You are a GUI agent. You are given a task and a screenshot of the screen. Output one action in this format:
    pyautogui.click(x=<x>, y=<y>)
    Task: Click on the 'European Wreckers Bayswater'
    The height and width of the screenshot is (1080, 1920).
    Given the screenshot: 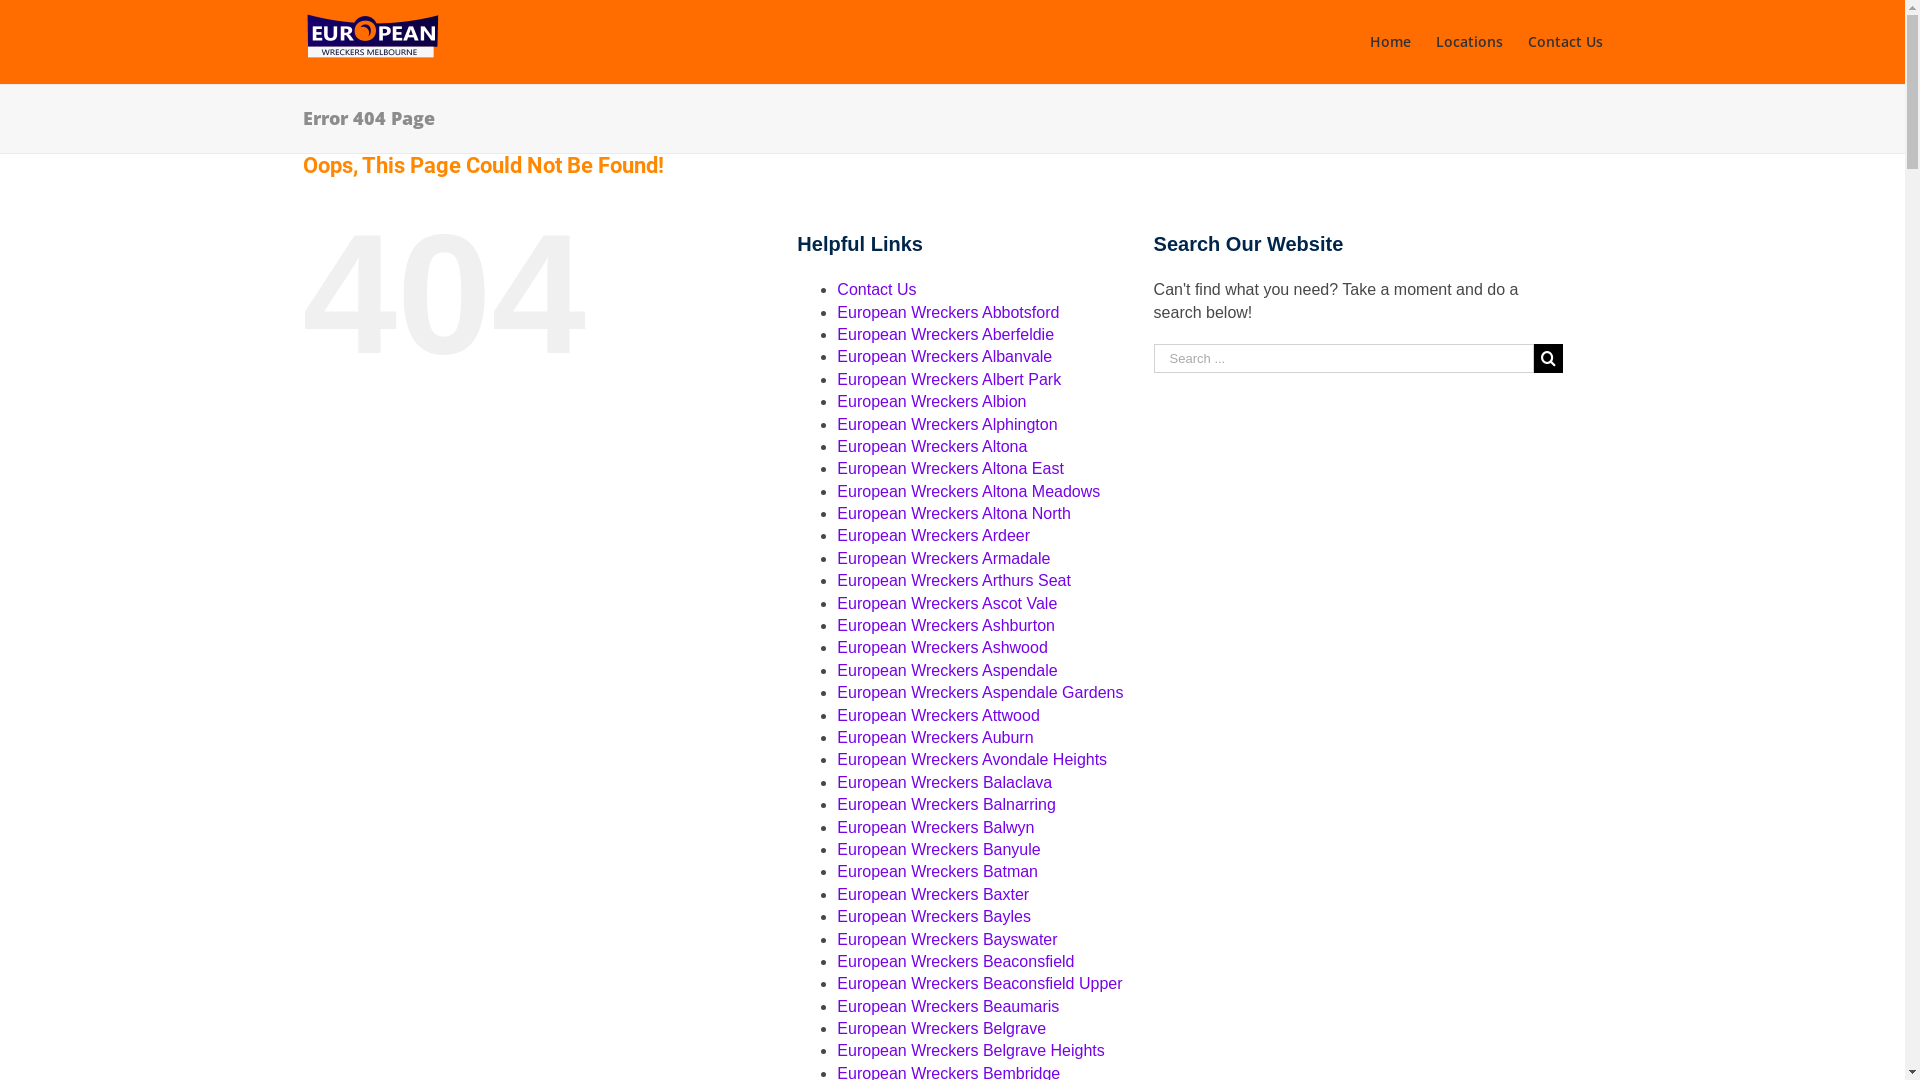 What is the action you would take?
    pyautogui.click(x=836, y=939)
    